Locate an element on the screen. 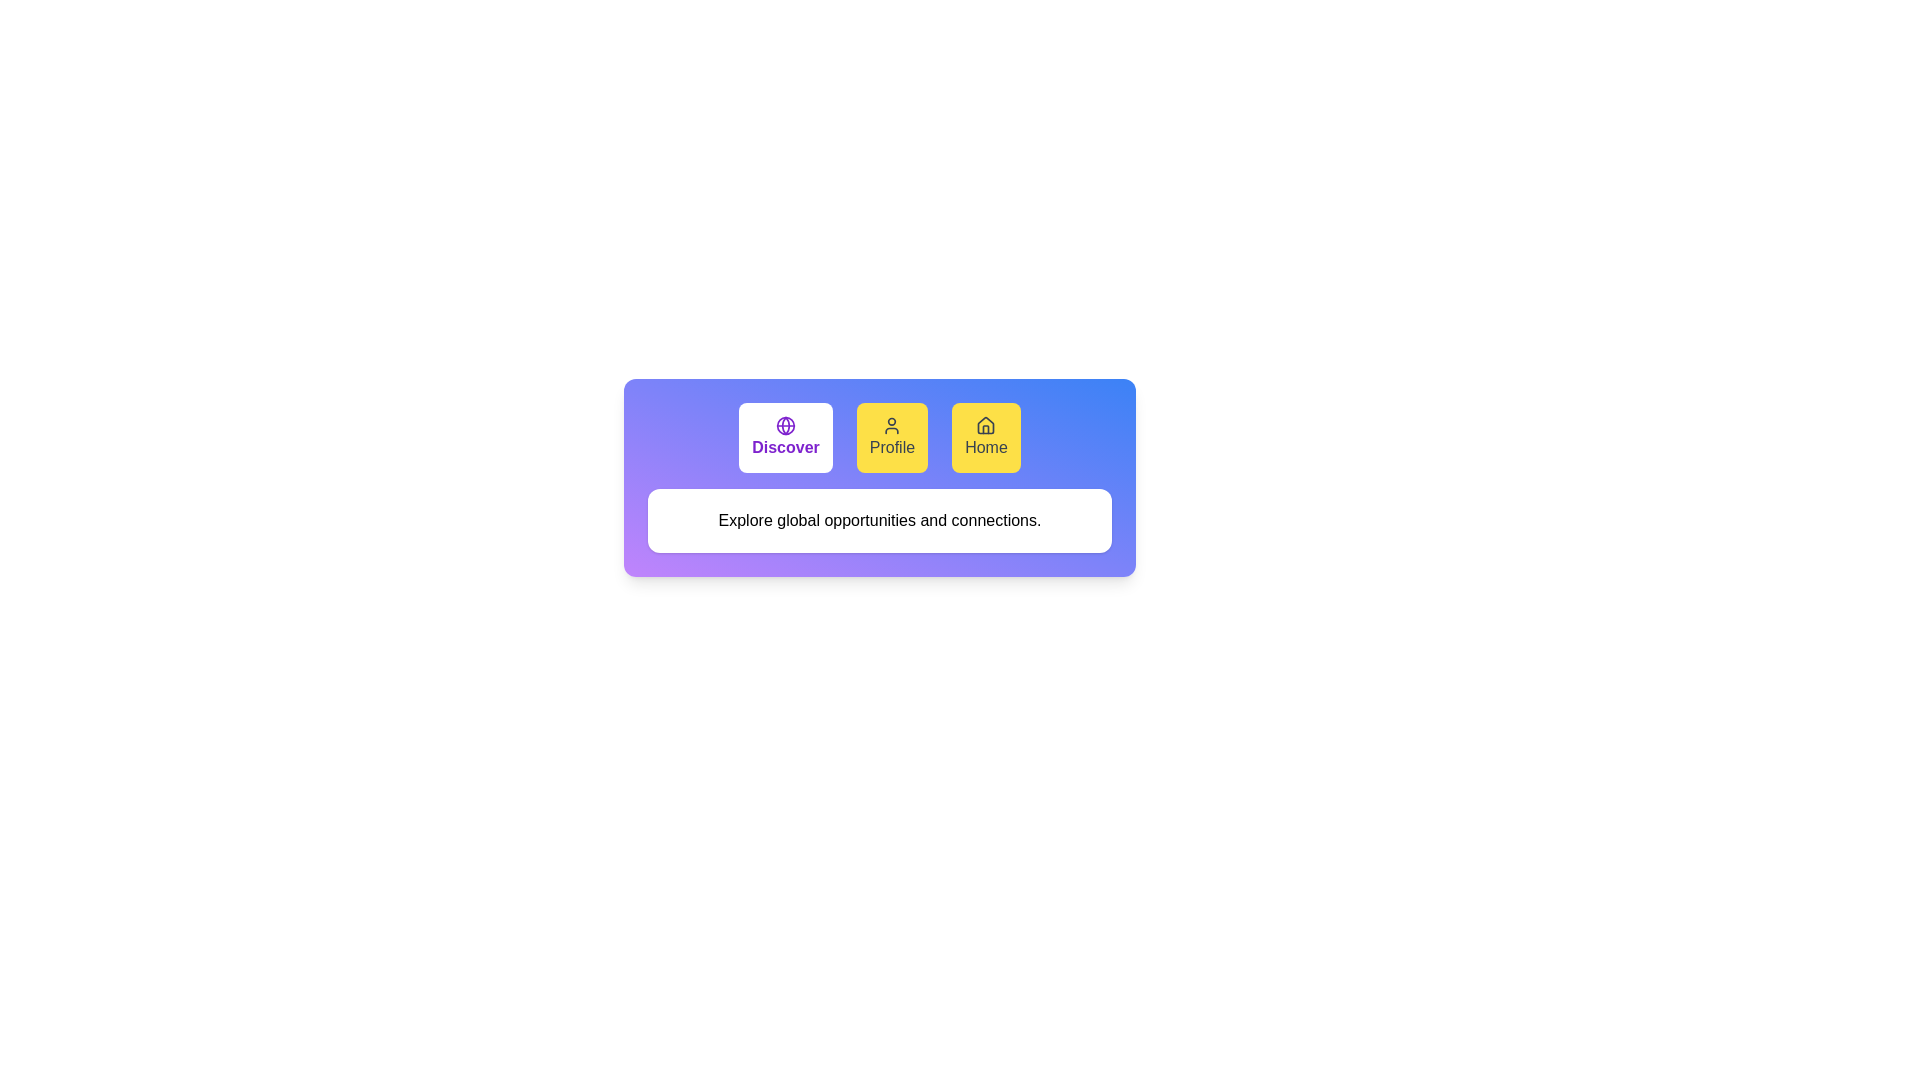 This screenshot has width=1920, height=1080. the globe icon centered within the 'Discover' card, which is the first card in a horizontal stack at the top left of the interface, if the card is interactive is located at coordinates (785, 424).